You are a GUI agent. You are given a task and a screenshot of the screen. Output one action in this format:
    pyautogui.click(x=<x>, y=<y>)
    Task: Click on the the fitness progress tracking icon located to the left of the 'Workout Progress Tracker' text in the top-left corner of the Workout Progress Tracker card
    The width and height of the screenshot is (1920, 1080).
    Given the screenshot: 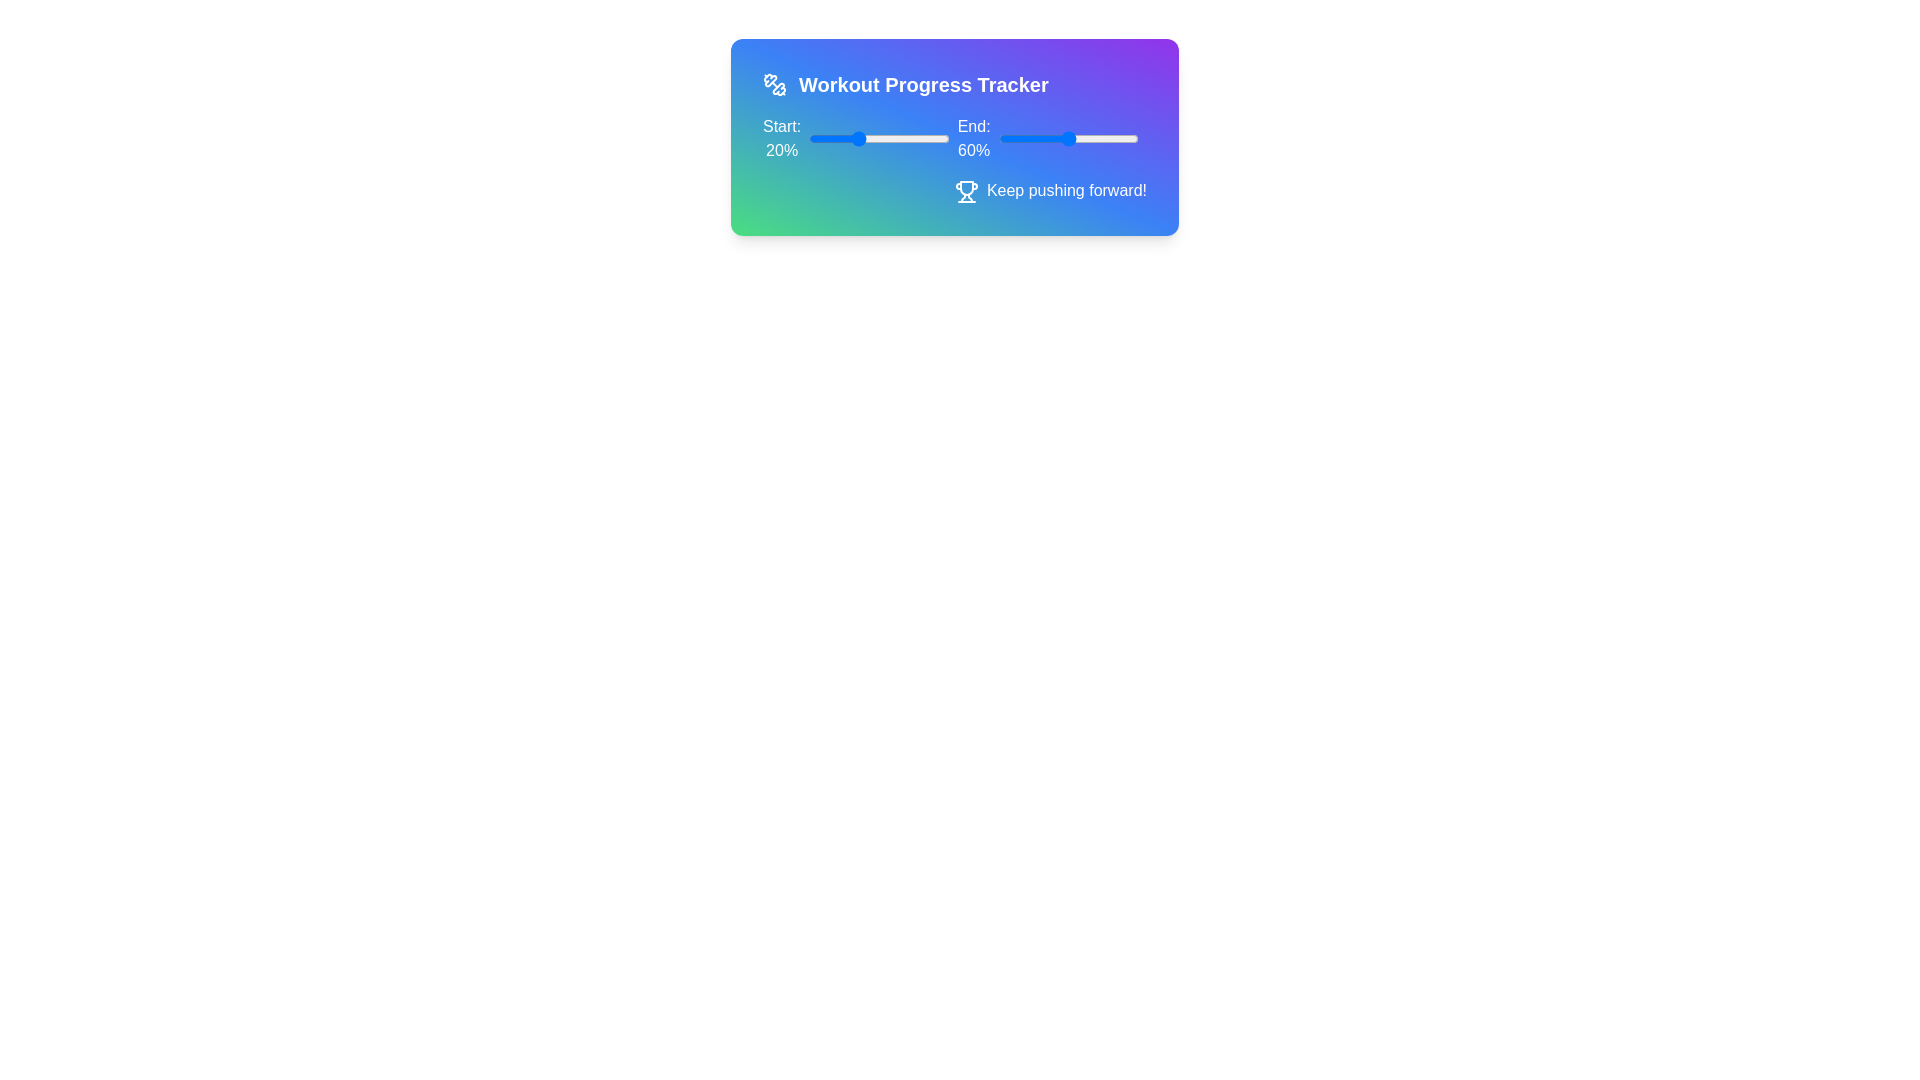 What is the action you would take?
    pyautogui.click(x=769, y=79)
    